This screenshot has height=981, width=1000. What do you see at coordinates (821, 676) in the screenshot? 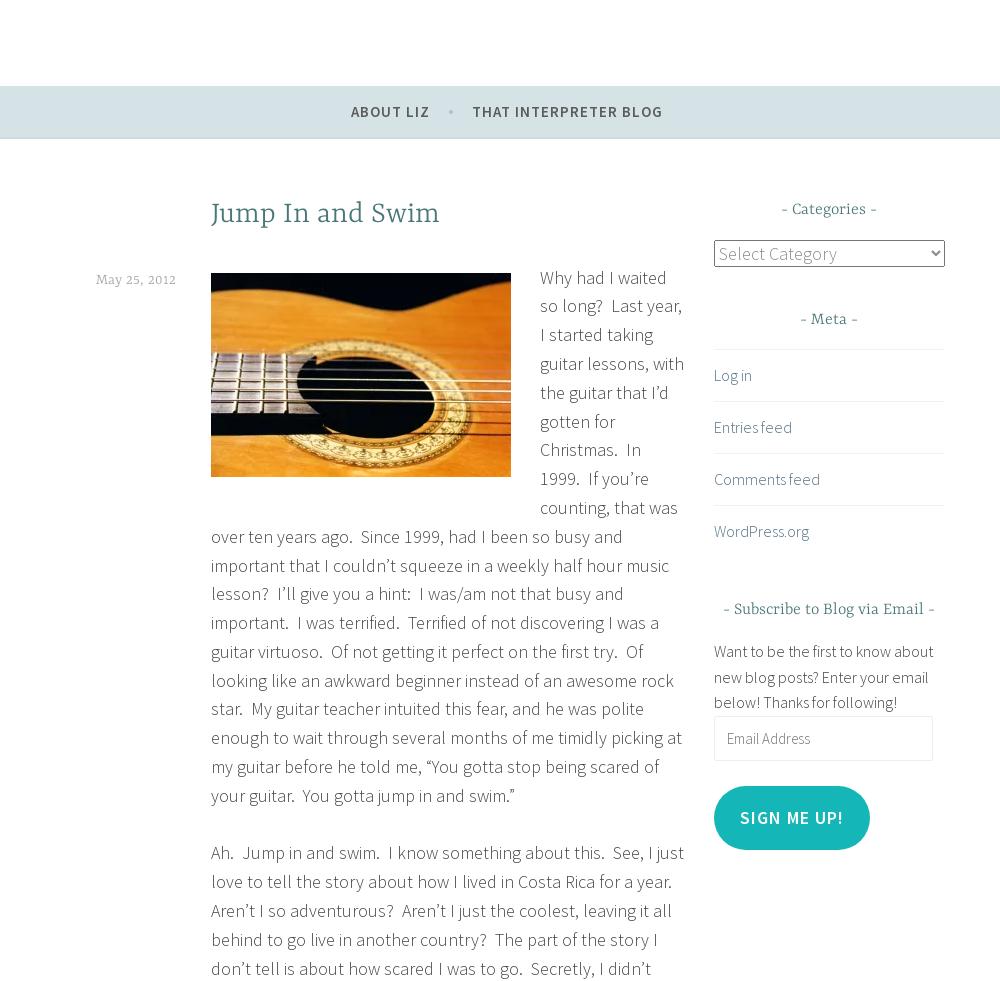
I see `'Want to be the first to know about new blog posts? Enter your email below! Thanks for following!'` at bounding box center [821, 676].